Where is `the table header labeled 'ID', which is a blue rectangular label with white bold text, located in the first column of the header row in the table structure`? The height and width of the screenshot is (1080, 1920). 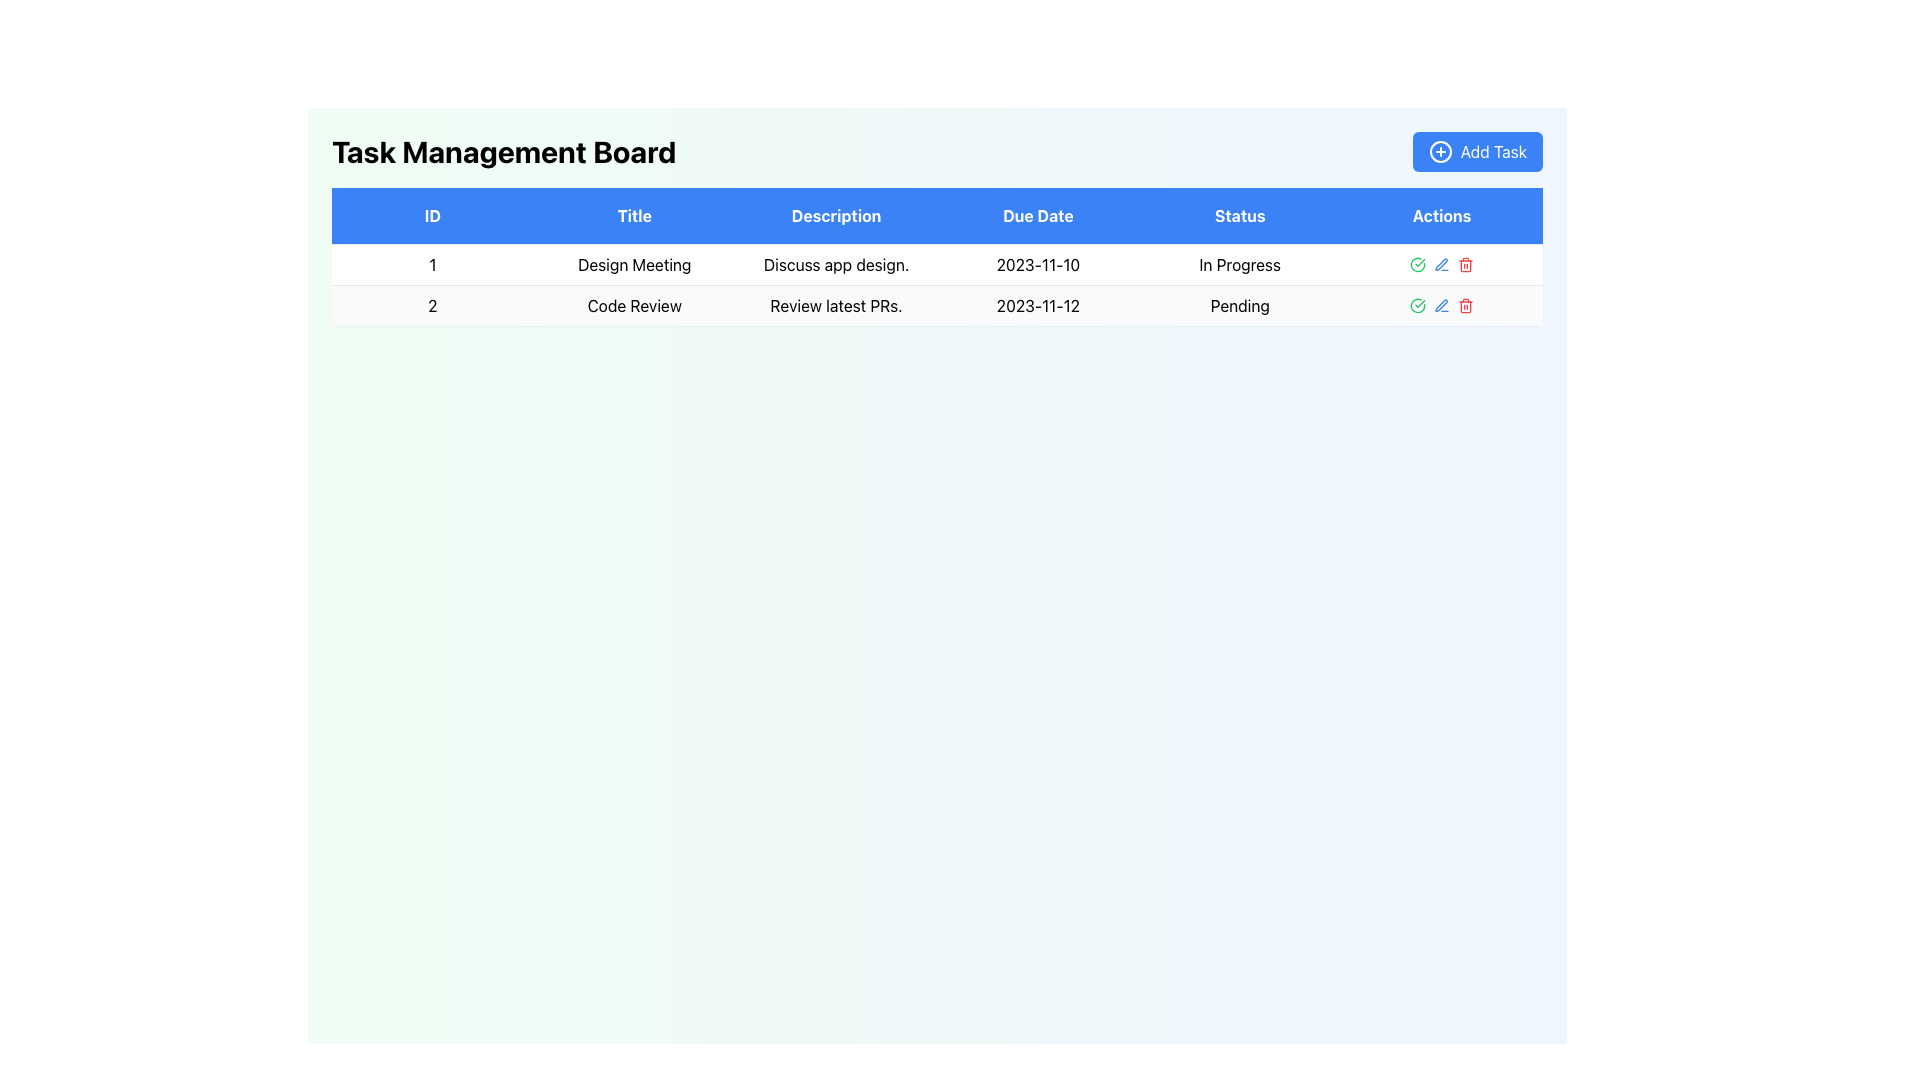
the table header labeled 'ID', which is a blue rectangular label with white bold text, located in the first column of the header row in the table structure is located at coordinates (431, 216).